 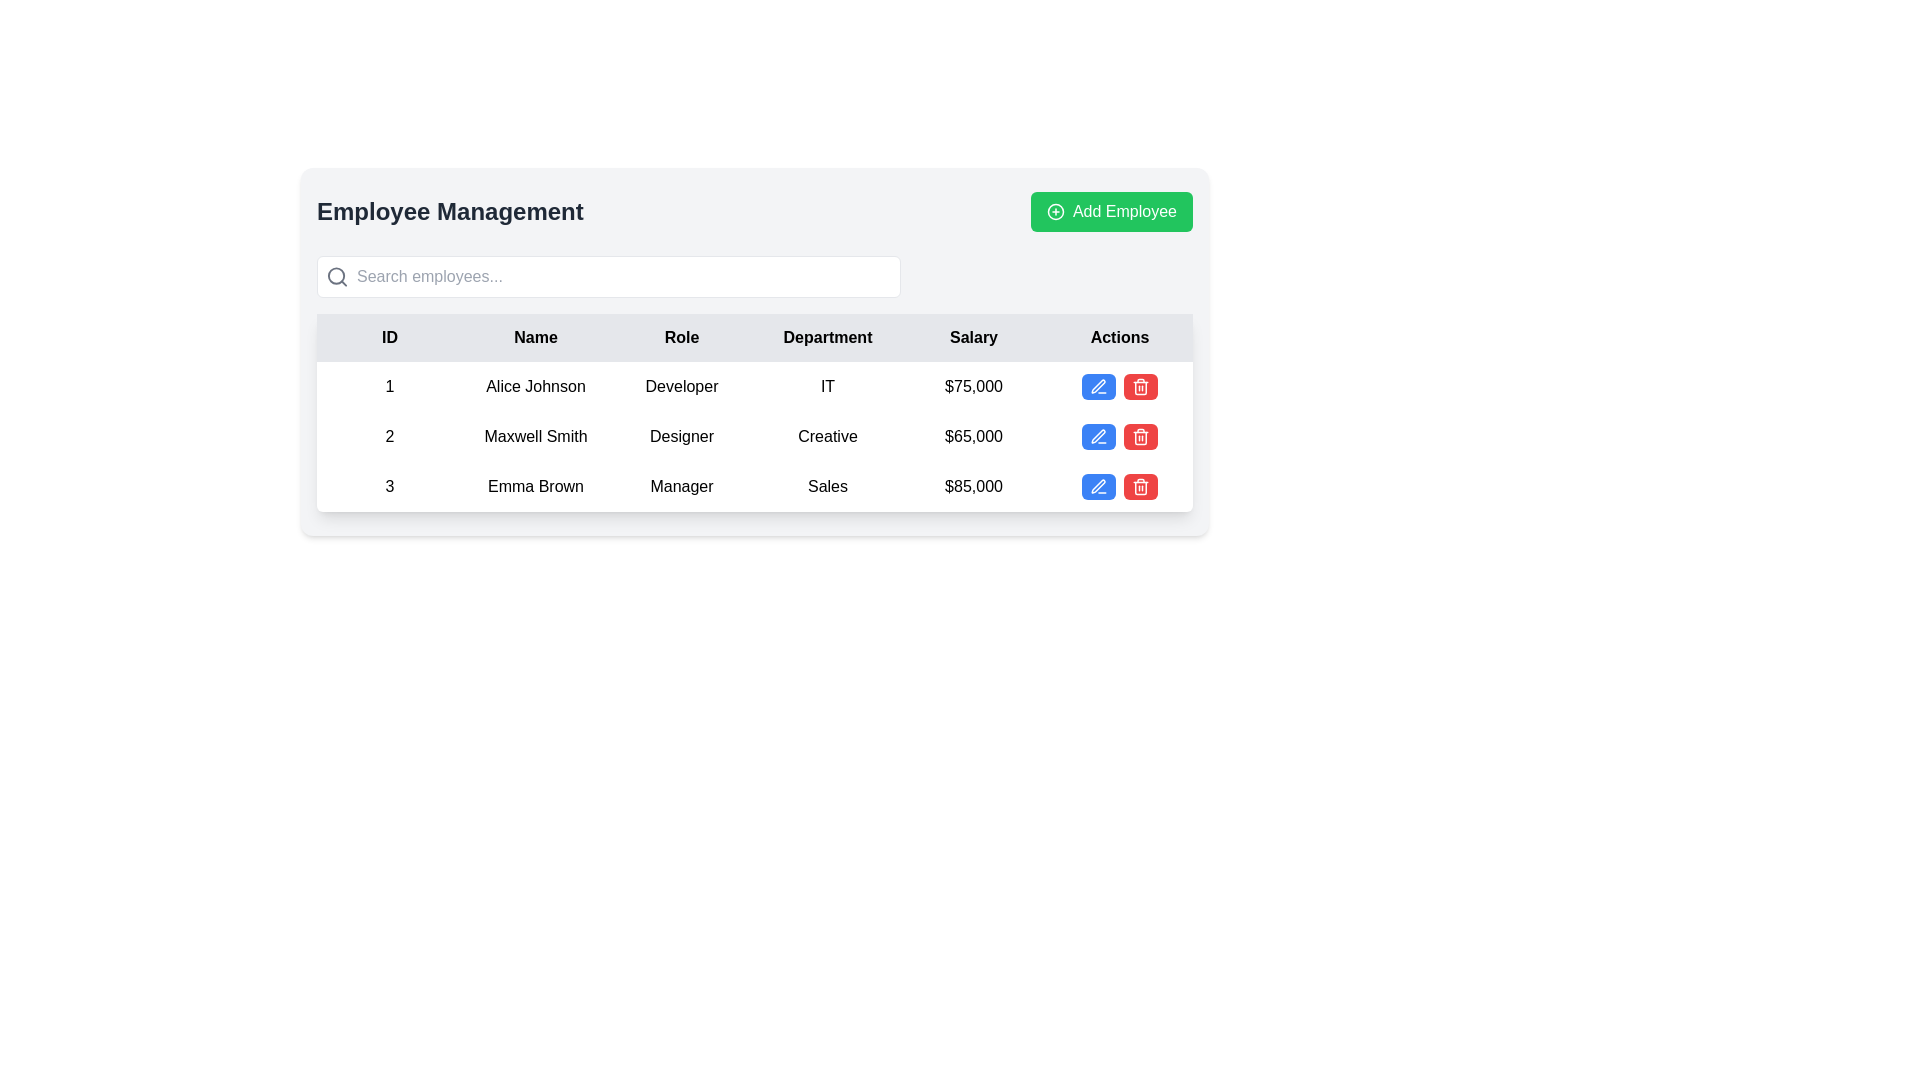 I want to click on the edit action icon located in the third row of the table under the 'Actions' column, so click(x=1098, y=486).